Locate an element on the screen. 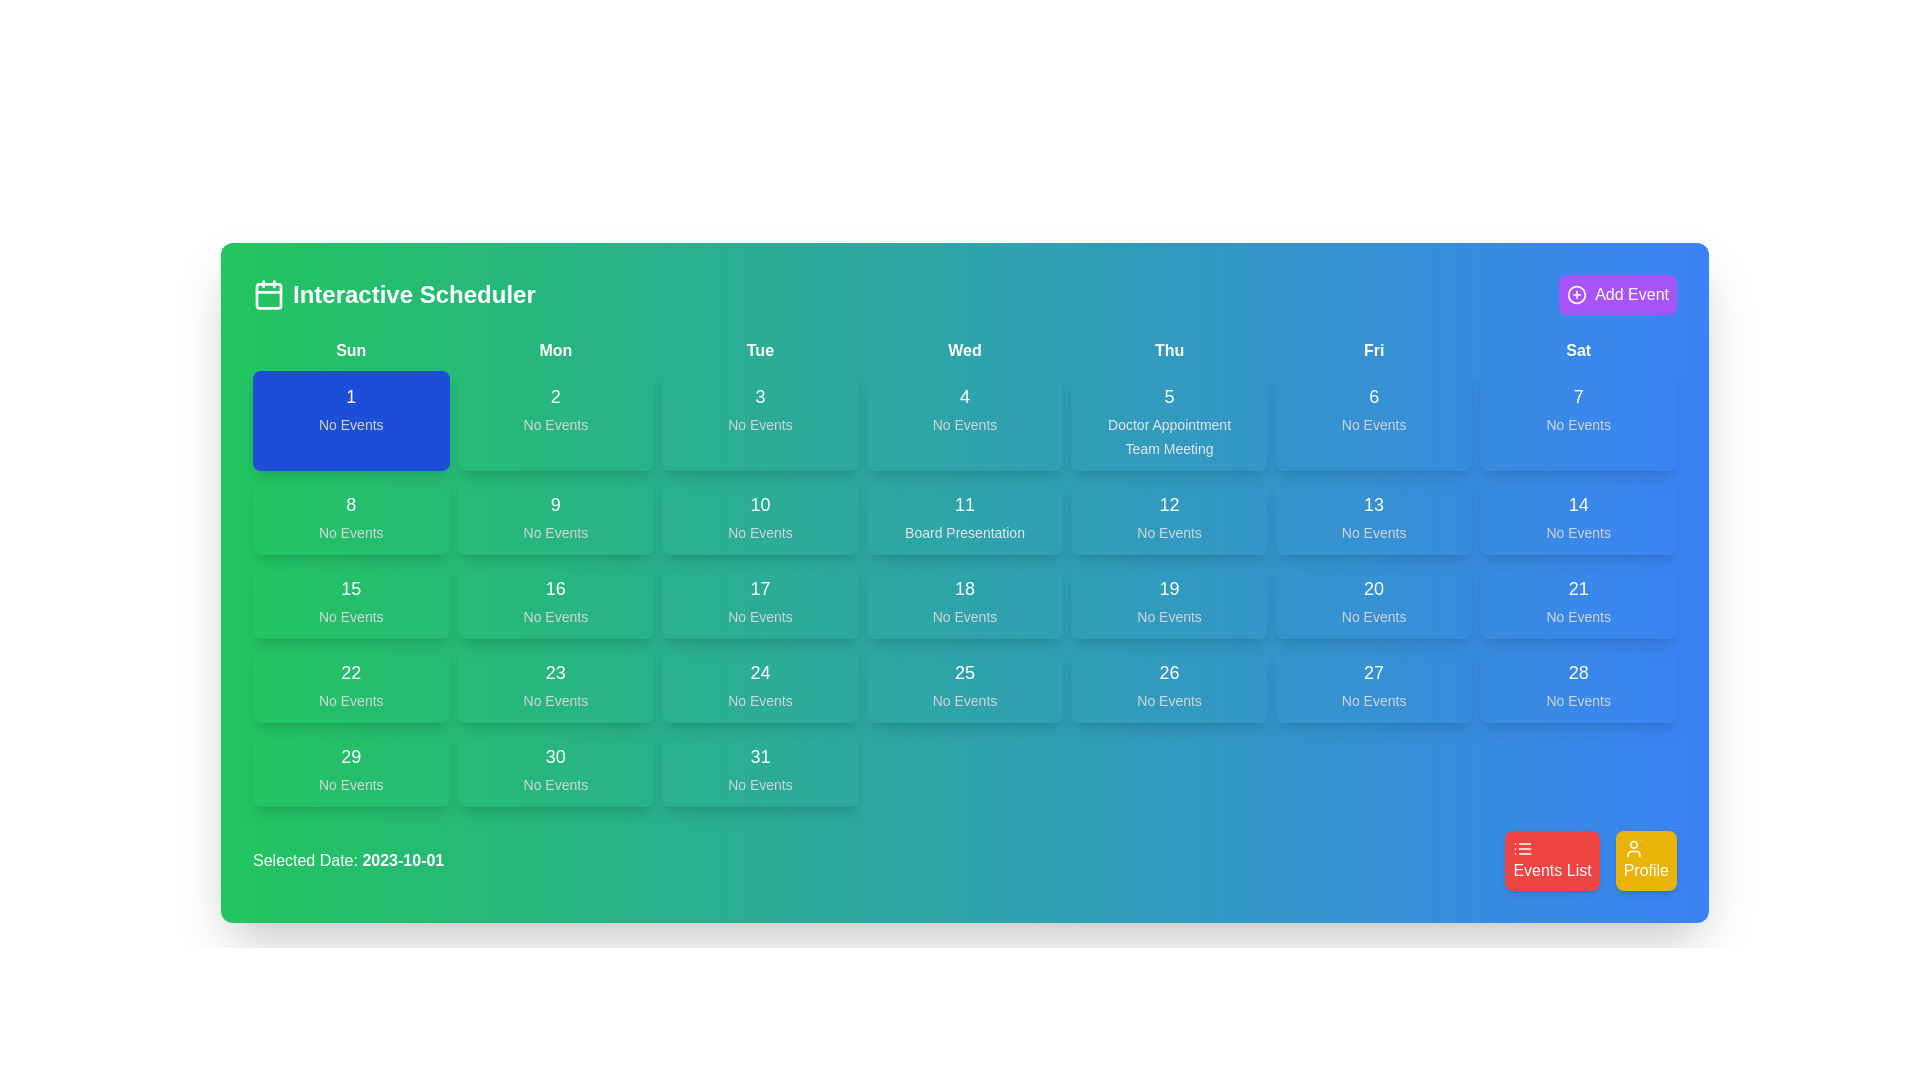 This screenshot has width=1920, height=1080. the Date cell displaying '17' with 'No Events' below it, located in the calendar grid under 'Tue' in the third column and fourth row is located at coordinates (759, 600).